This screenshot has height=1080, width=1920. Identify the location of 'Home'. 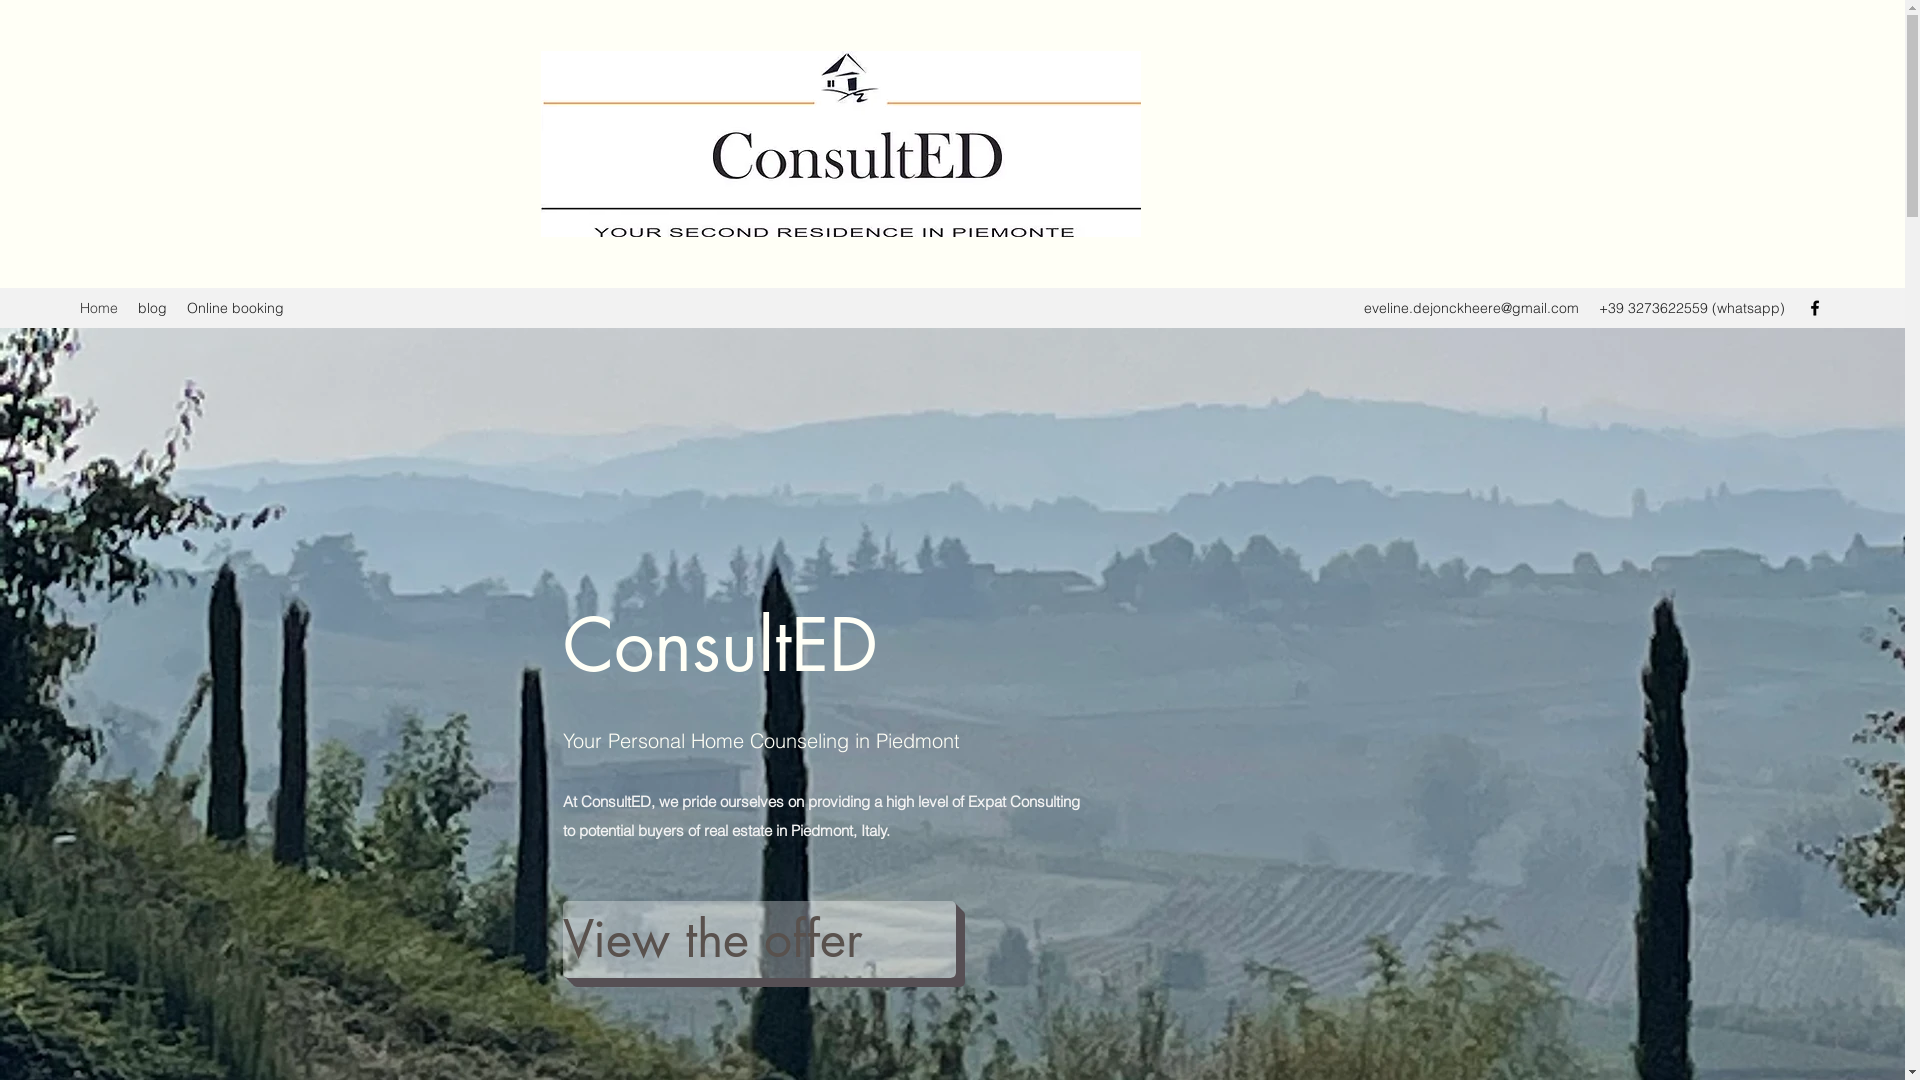
(98, 308).